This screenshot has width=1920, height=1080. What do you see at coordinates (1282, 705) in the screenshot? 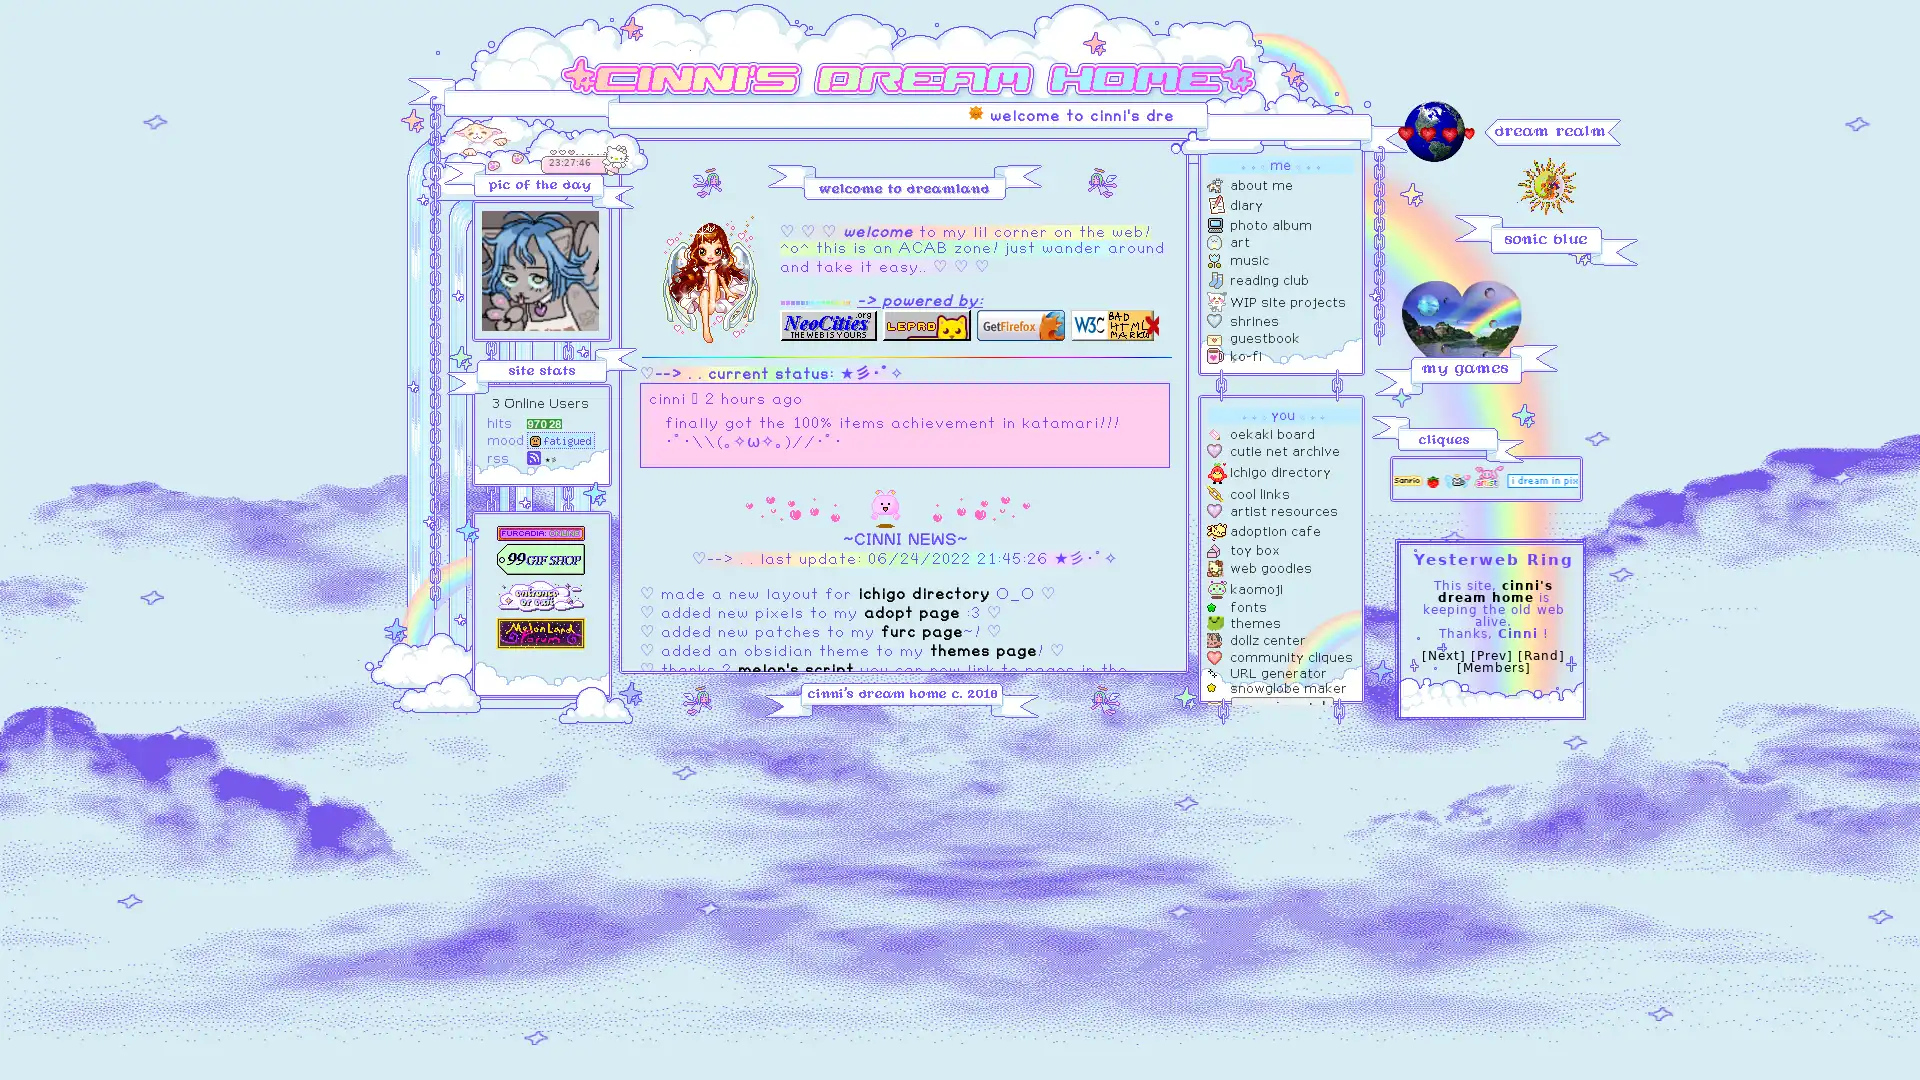
I see `experimental` at bounding box center [1282, 705].